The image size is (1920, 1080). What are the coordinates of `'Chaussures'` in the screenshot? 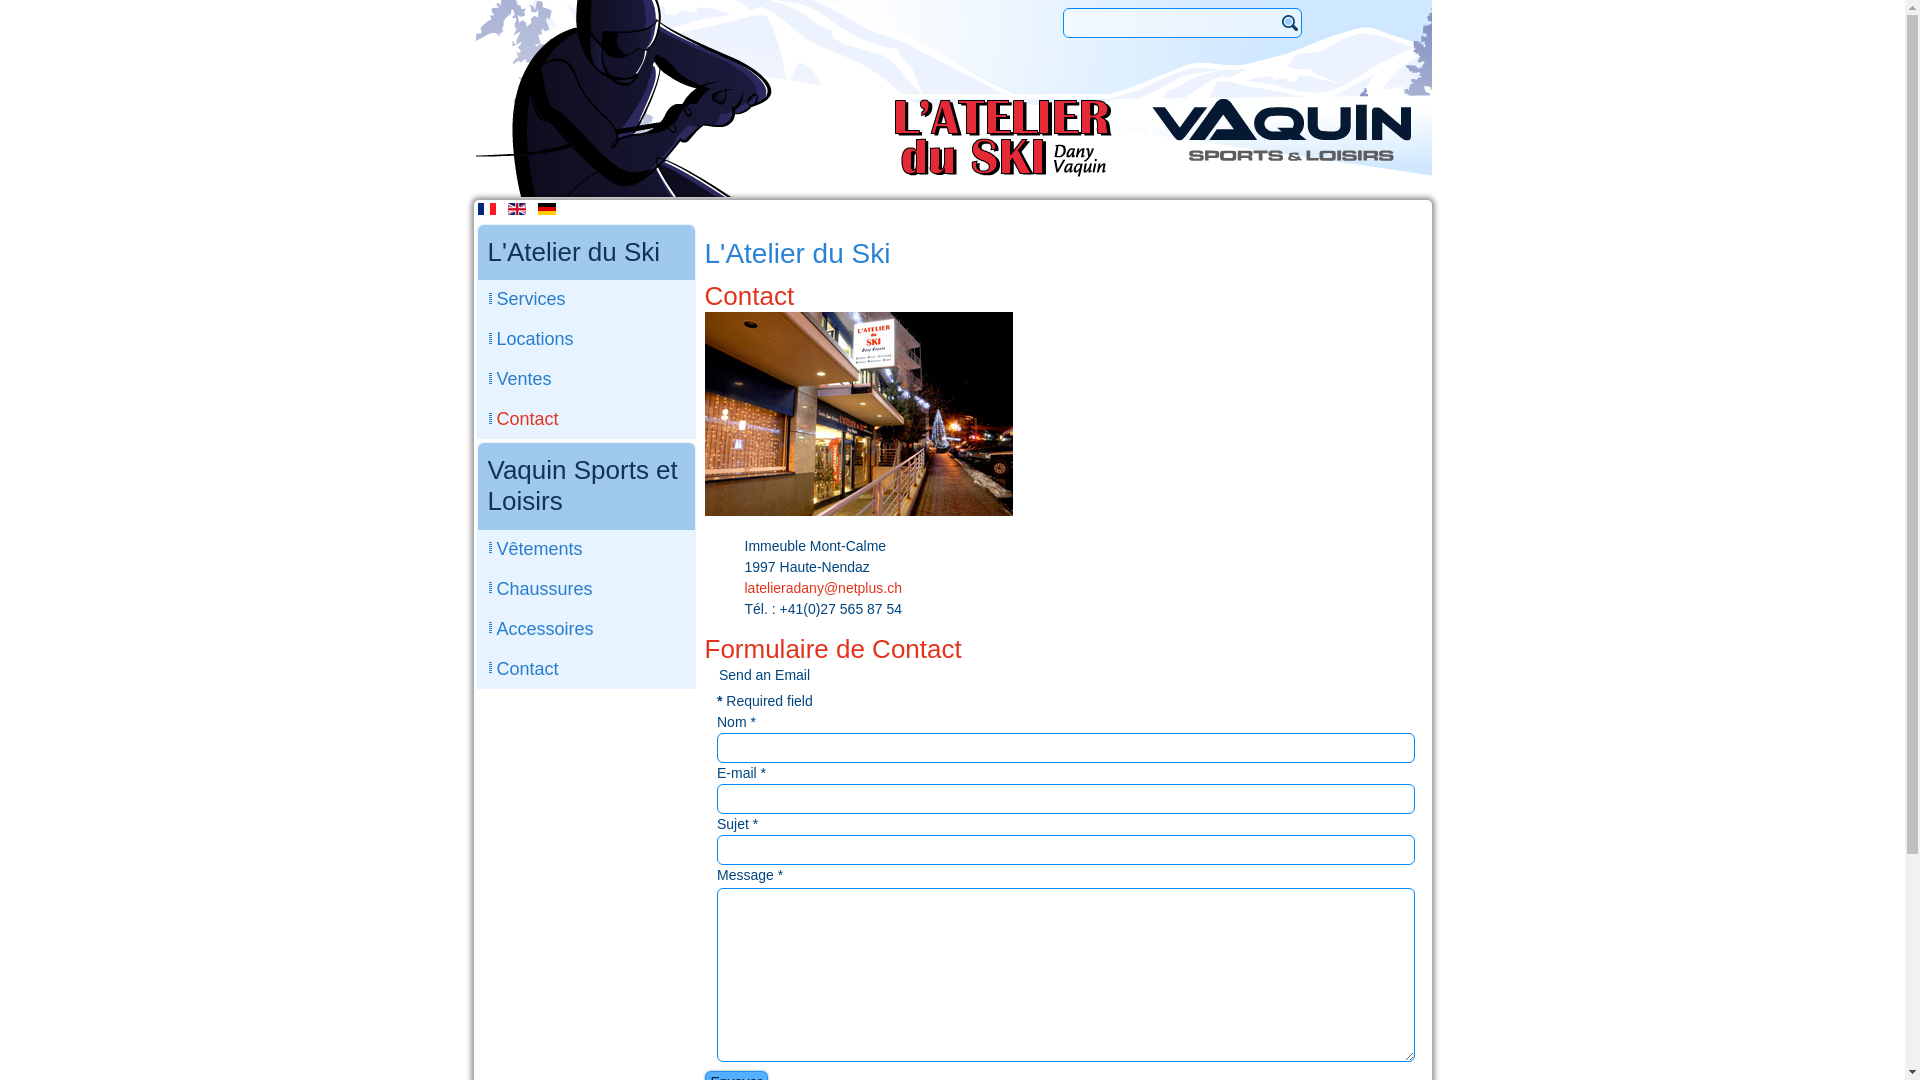 It's located at (584, 588).